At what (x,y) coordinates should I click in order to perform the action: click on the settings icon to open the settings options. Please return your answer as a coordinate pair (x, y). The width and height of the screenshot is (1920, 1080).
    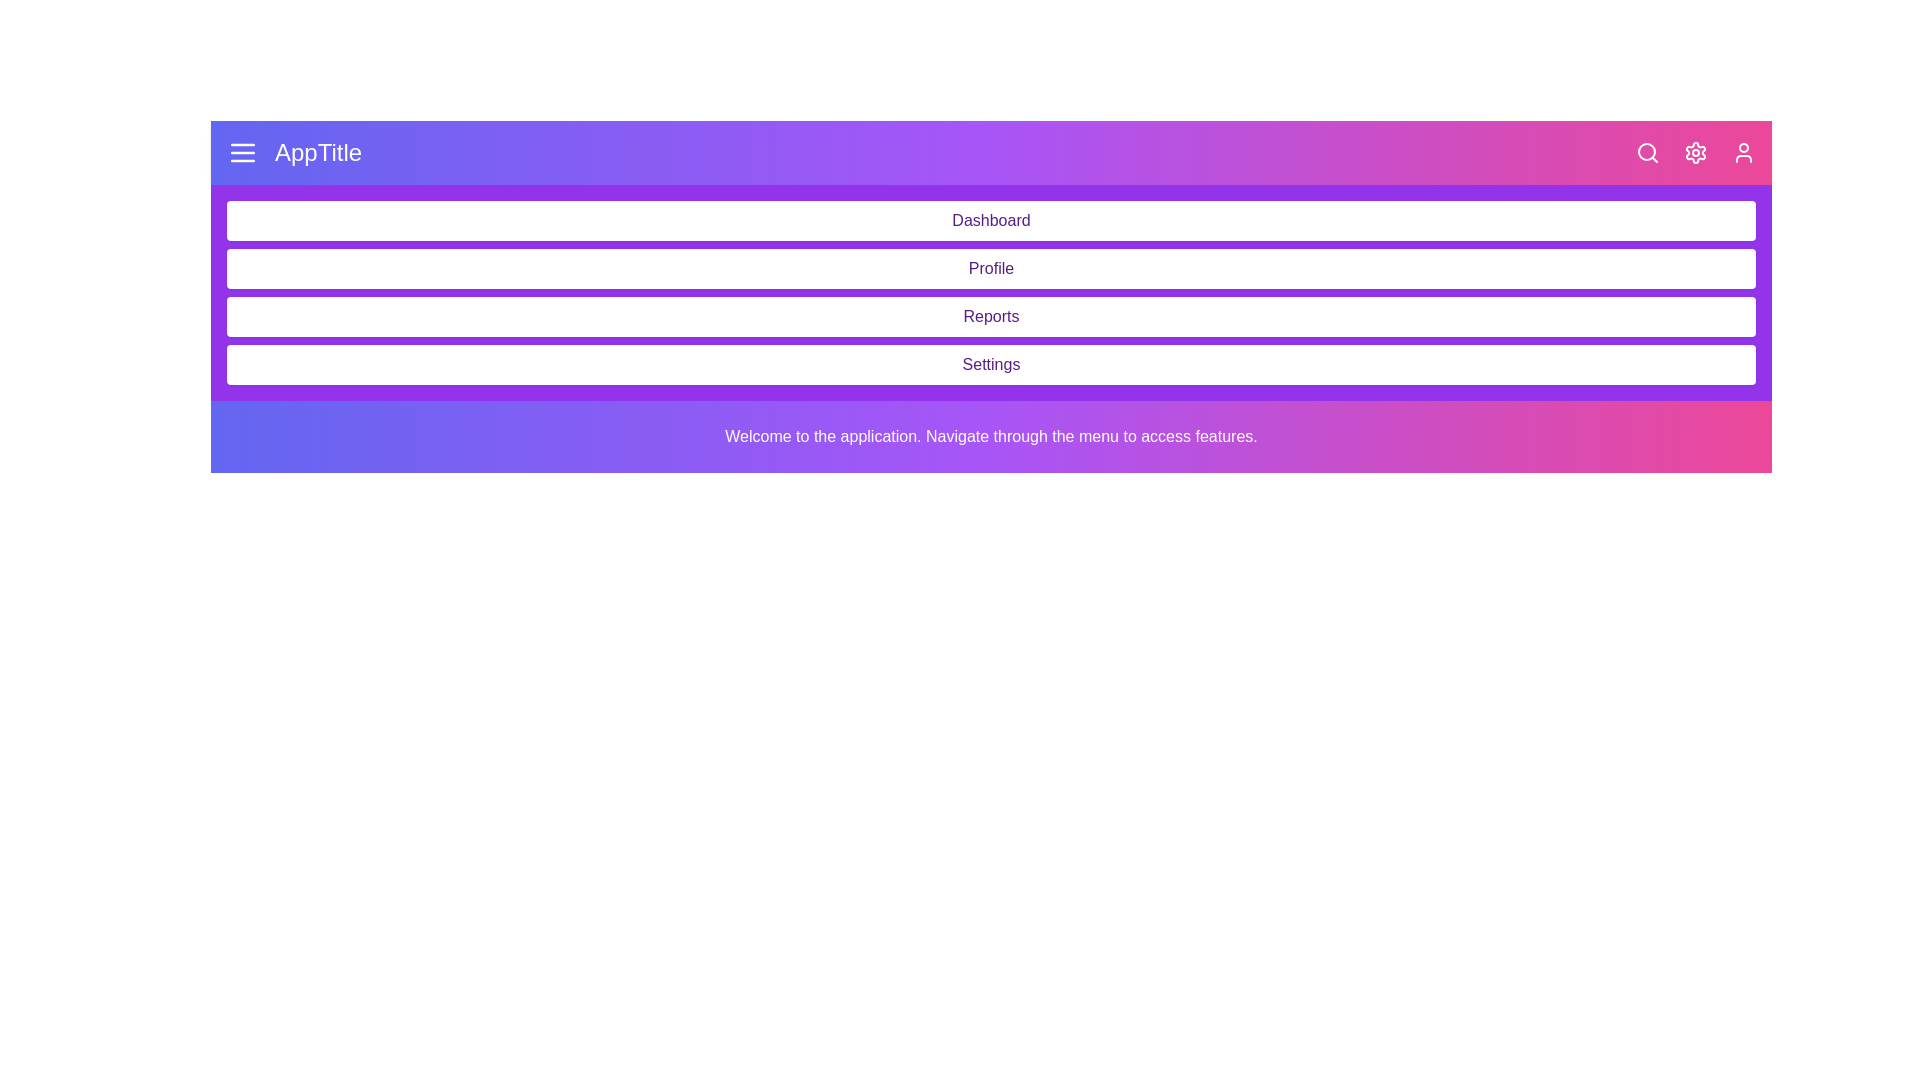
    Looking at the image, I should click on (1694, 152).